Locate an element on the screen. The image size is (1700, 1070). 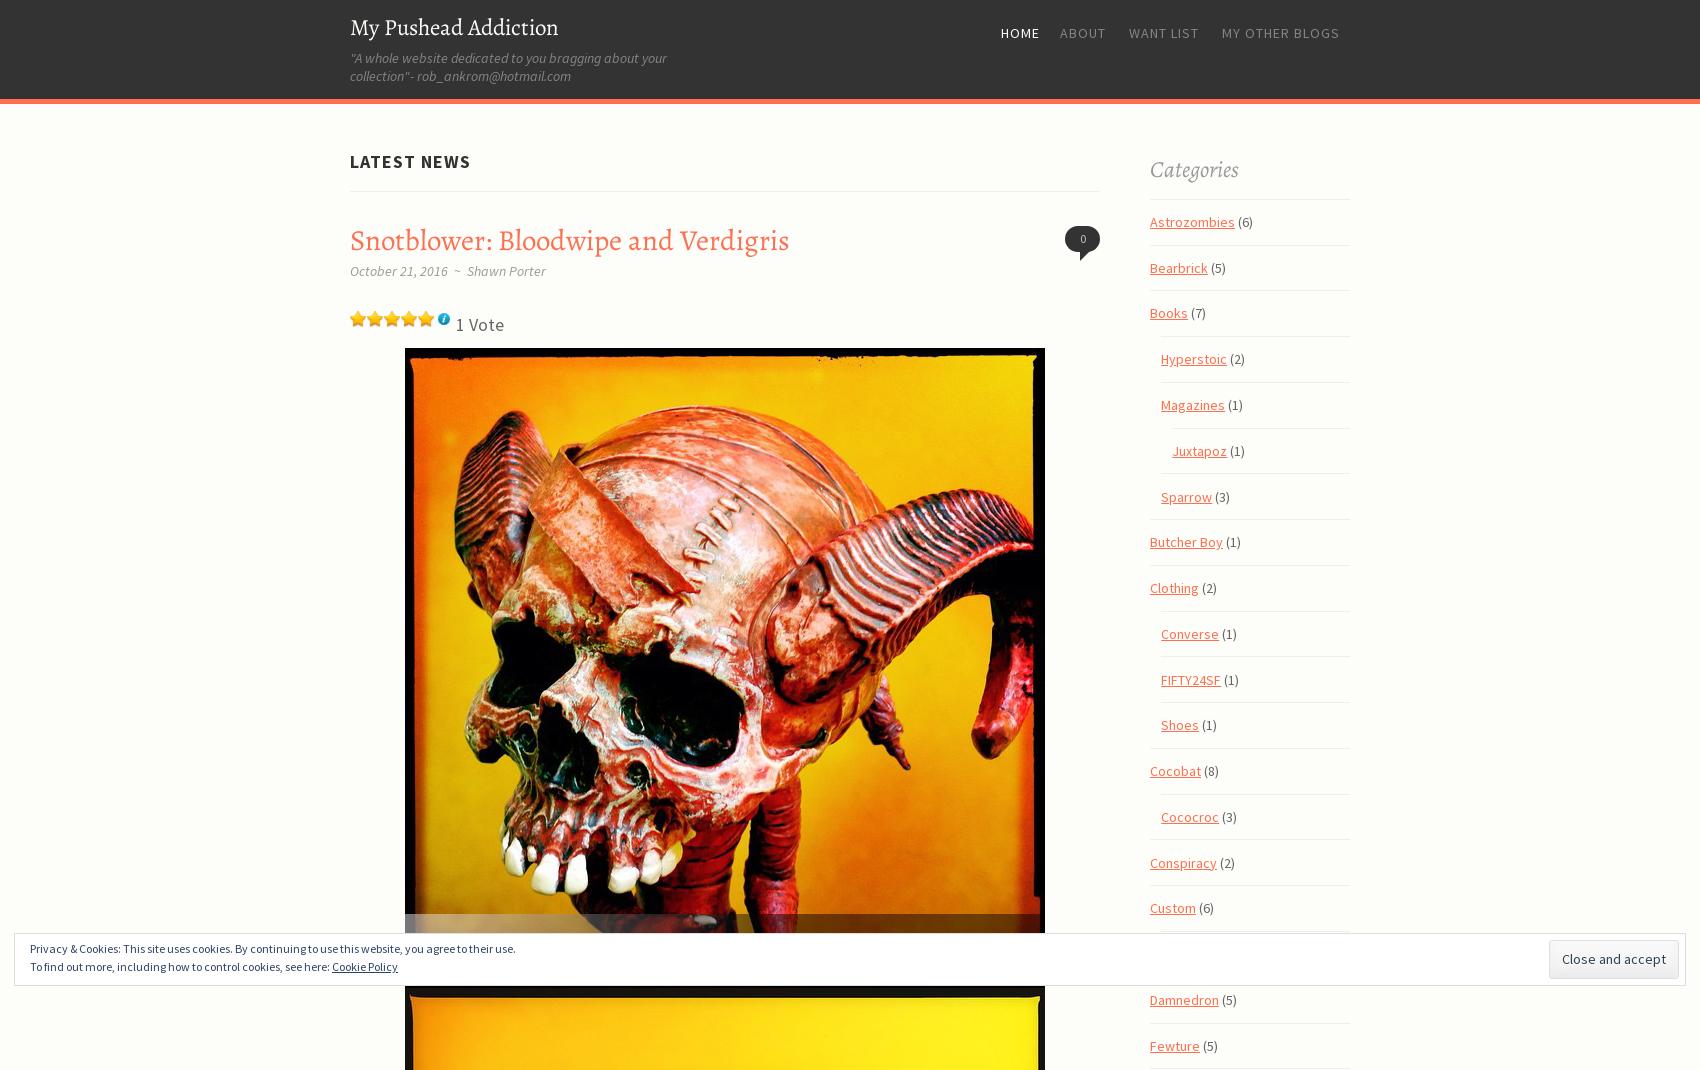
'Sparrow' is located at coordinates (1185, 496).